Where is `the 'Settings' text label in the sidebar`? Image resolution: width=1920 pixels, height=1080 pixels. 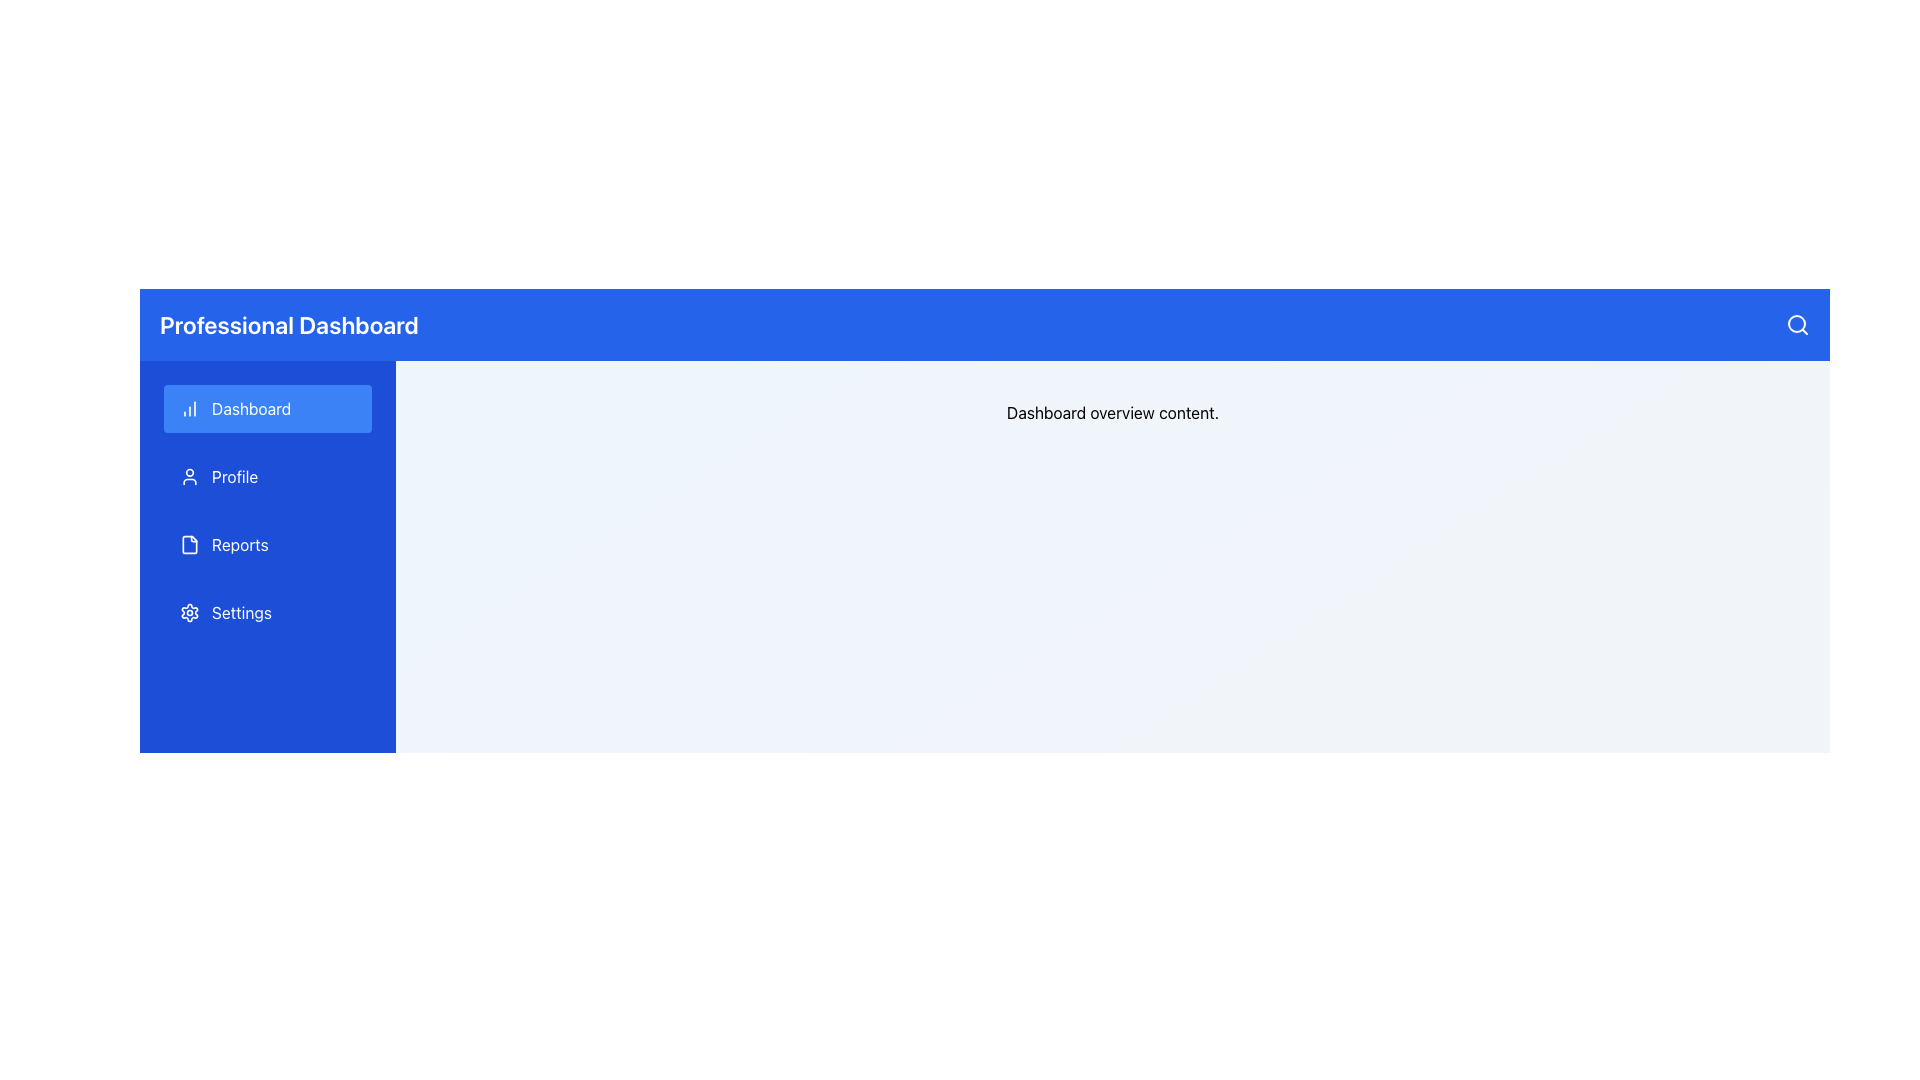
the 'Settings' text label in the sidebar is located at coordinates (240, 612).